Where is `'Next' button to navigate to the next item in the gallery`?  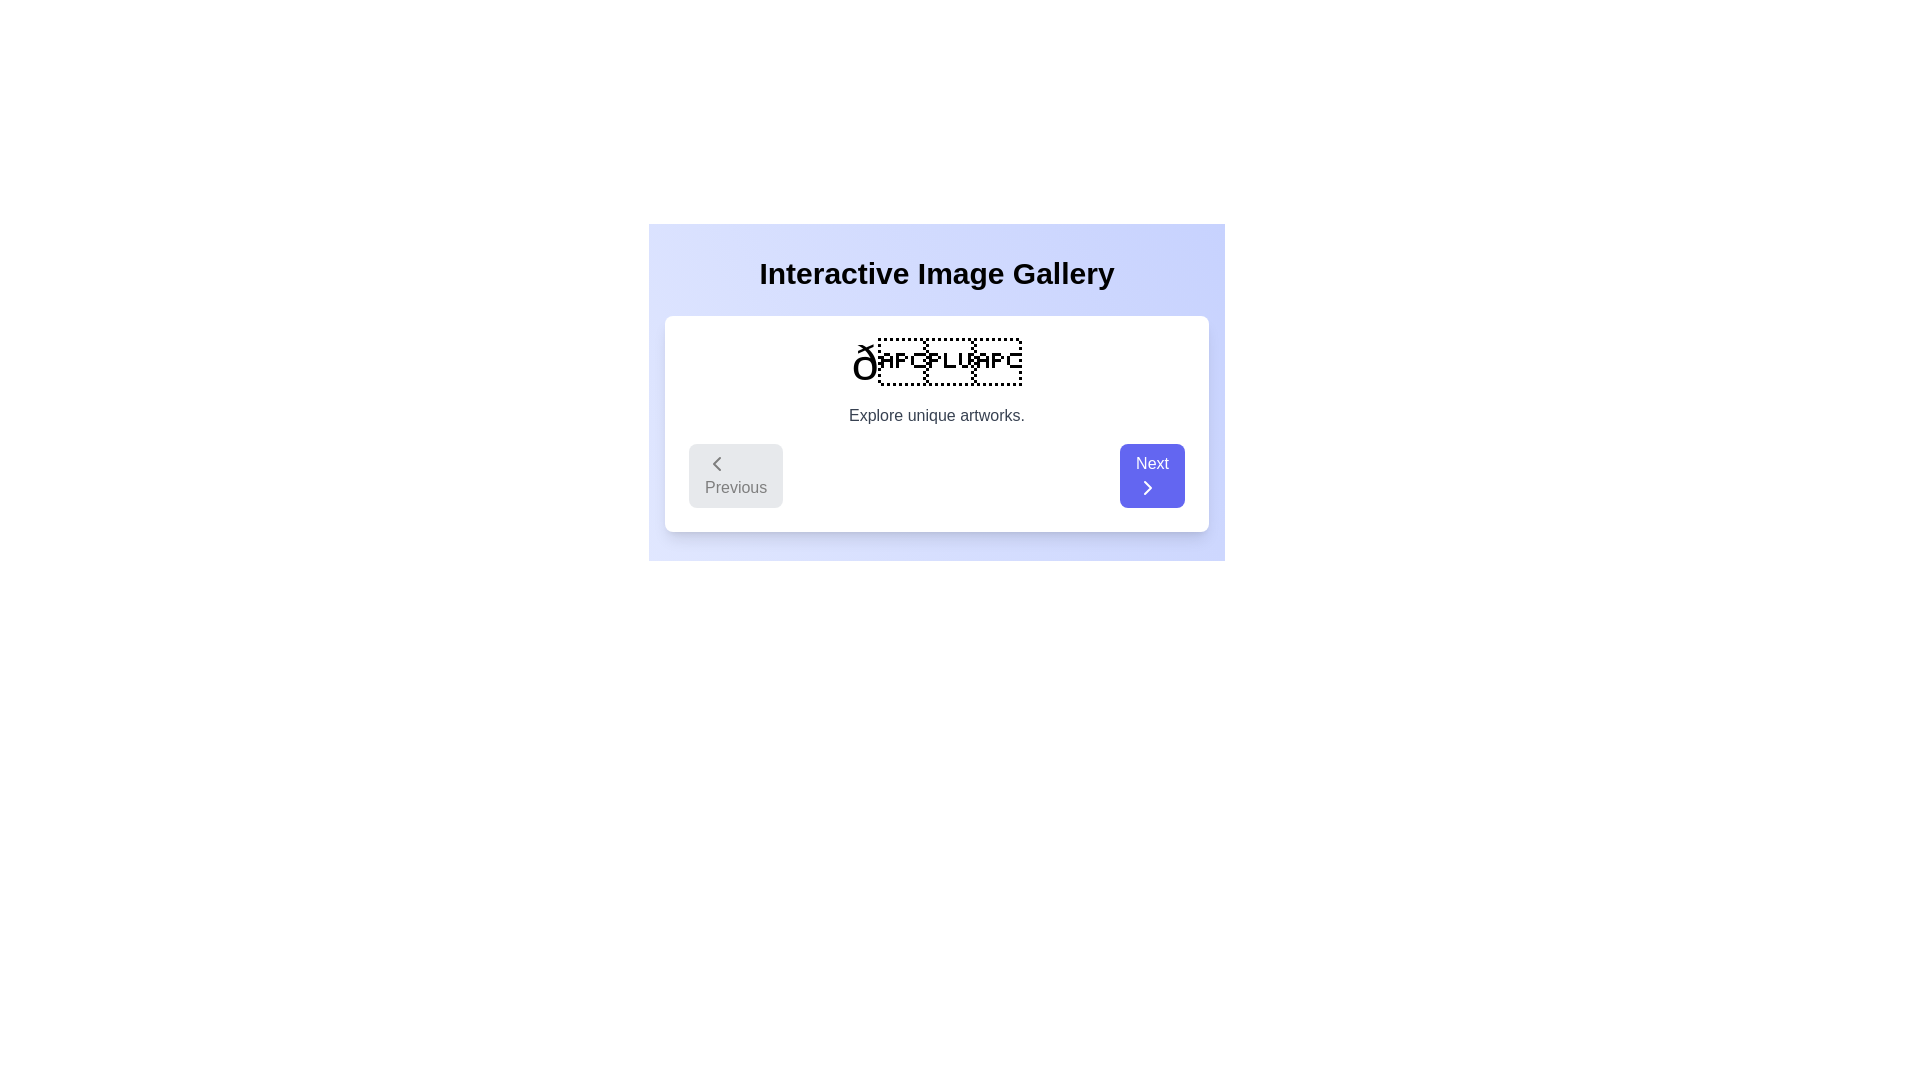
'Next' button to navigate to the next item in the gallery is located at coordinates (1152, 475).